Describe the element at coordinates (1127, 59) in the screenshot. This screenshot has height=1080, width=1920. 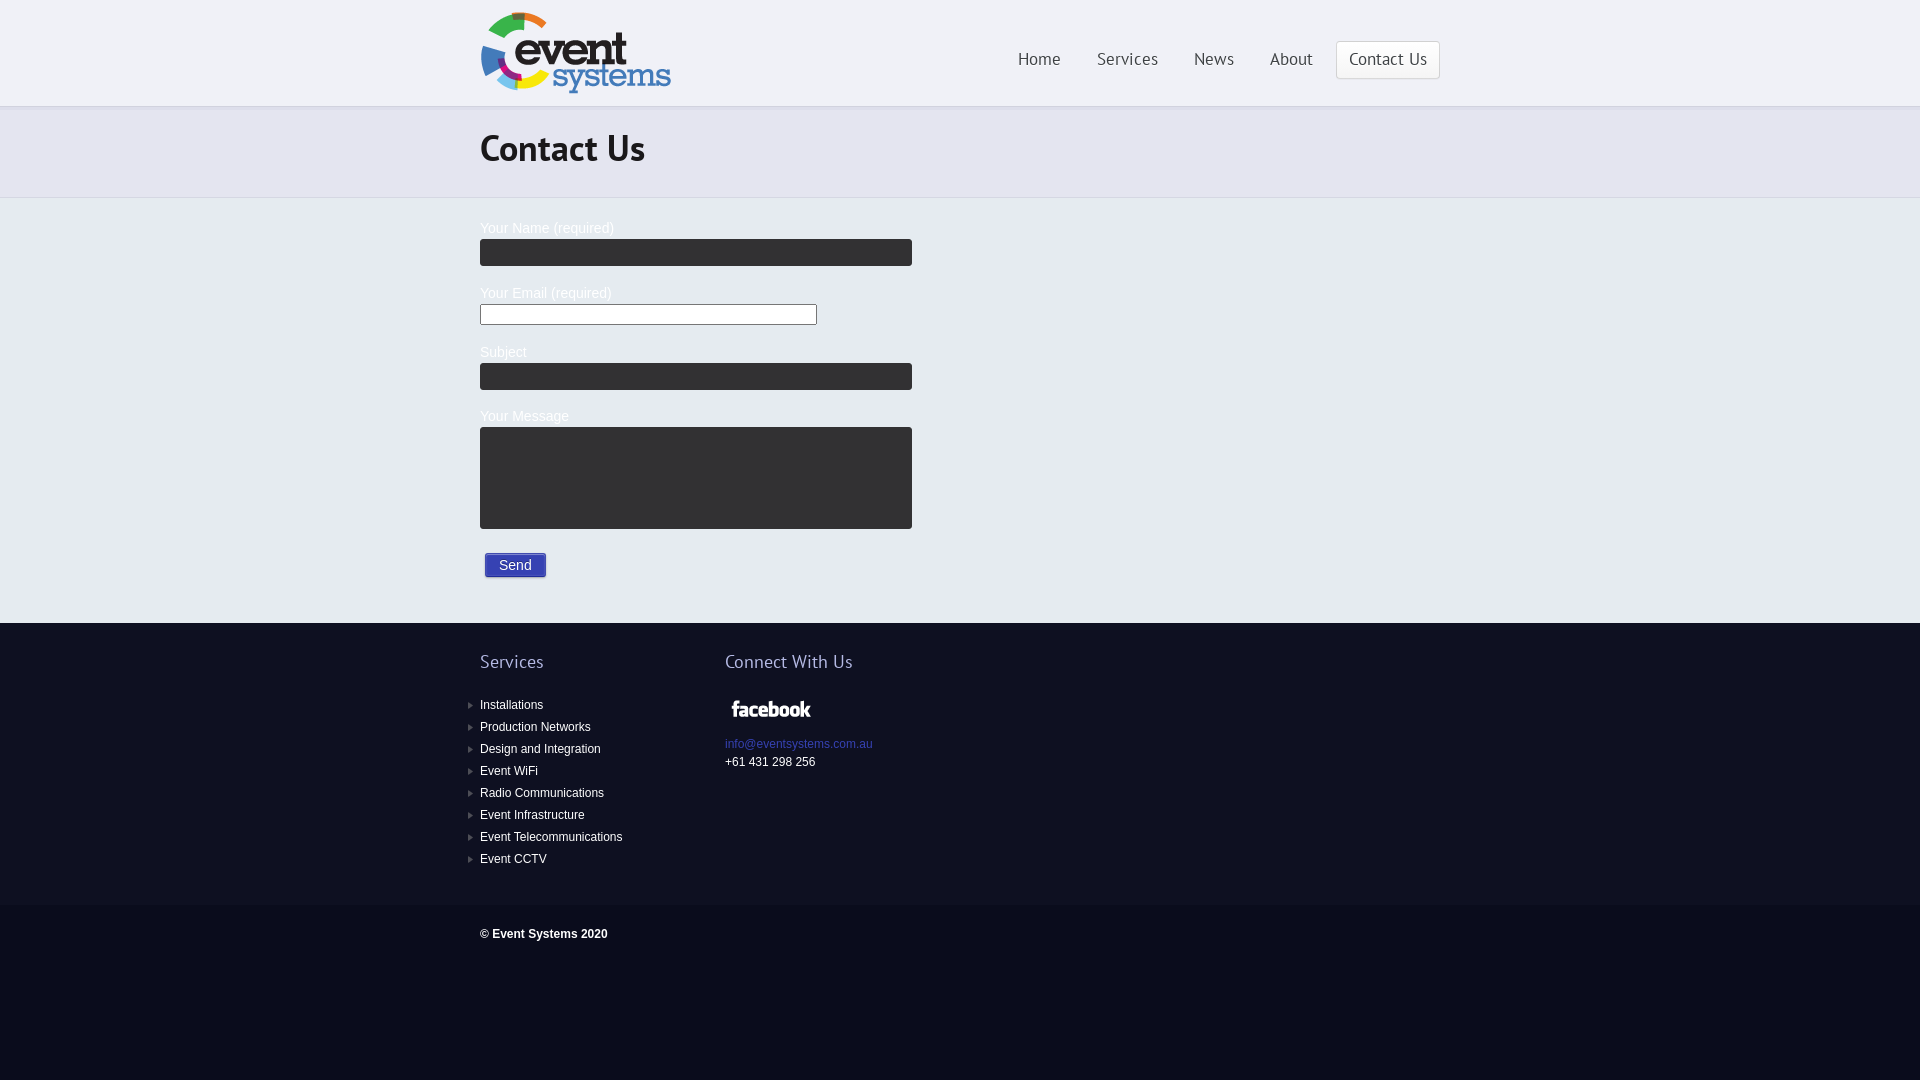
I see `'Services'` at that location.